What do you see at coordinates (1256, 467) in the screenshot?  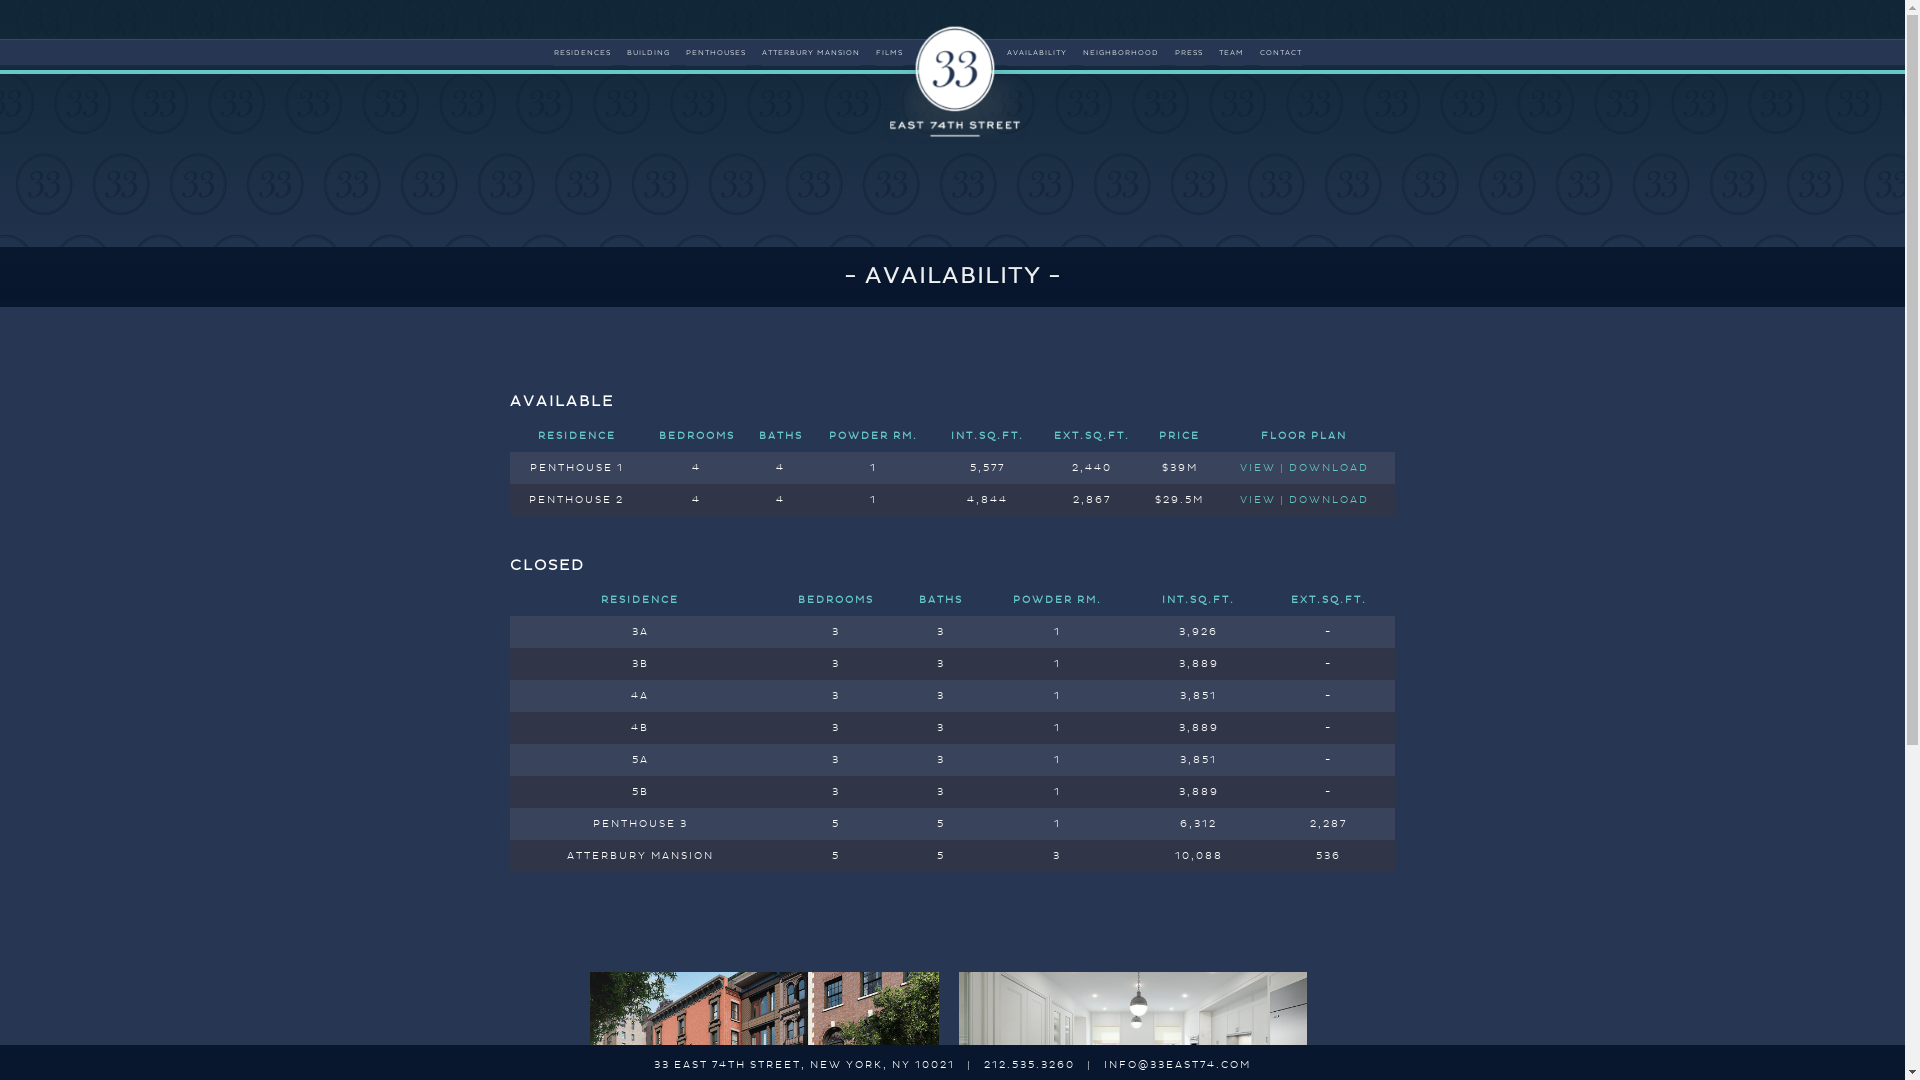 I see `'VIEW'` at bounding box center [1256, 467].